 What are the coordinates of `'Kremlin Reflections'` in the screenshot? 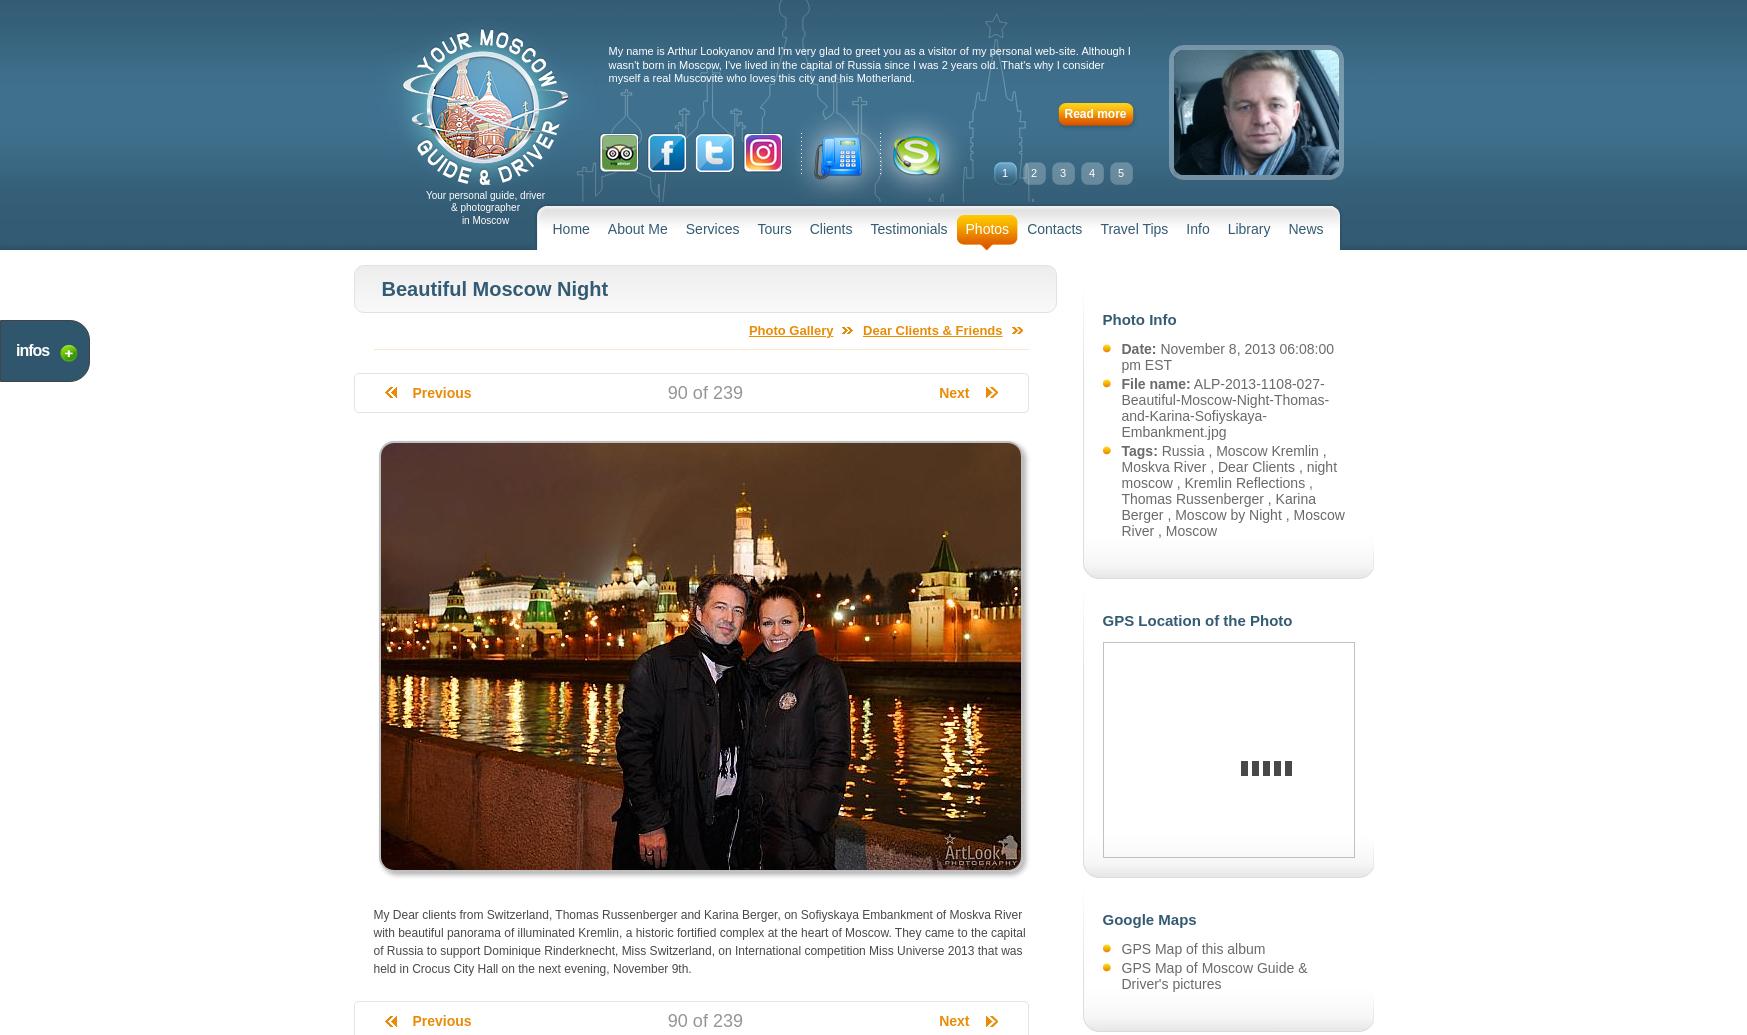 It's located at (1244, 483).